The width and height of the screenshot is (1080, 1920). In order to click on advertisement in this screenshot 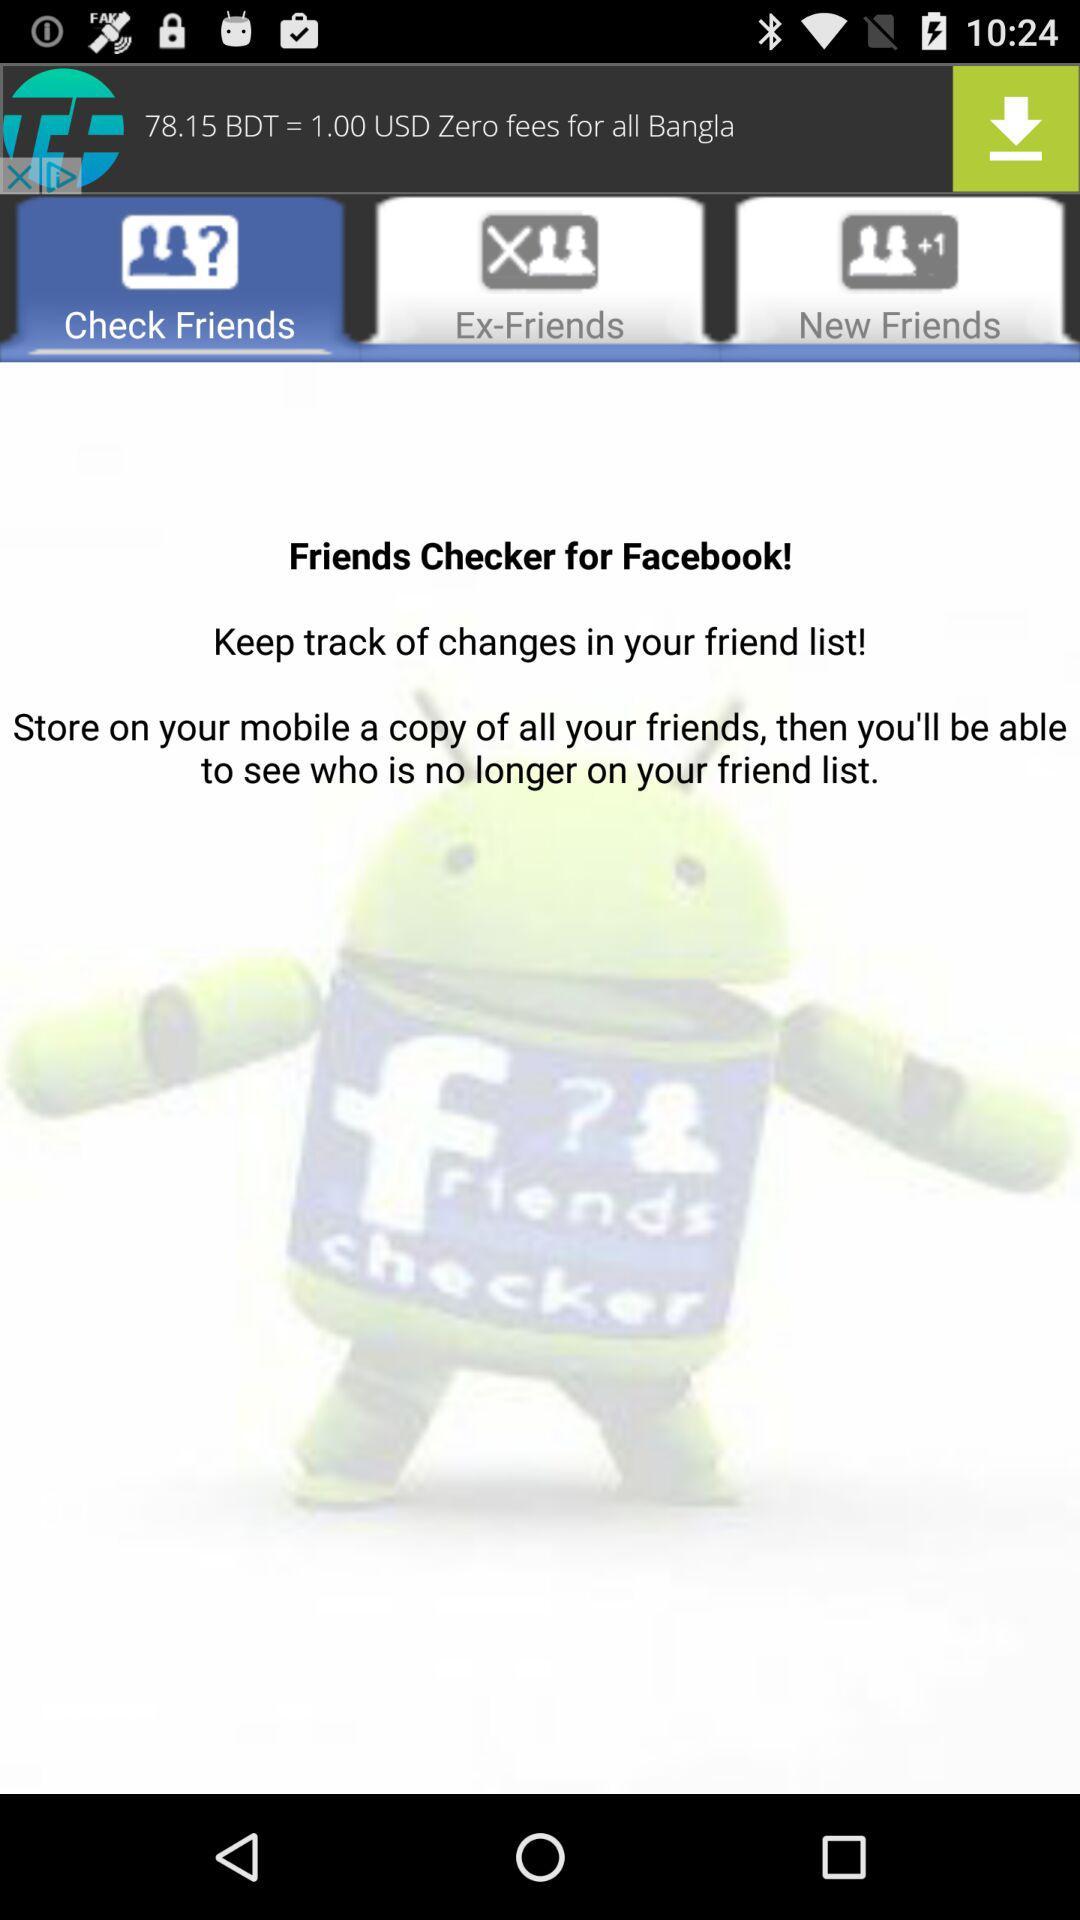, I will do `click(540, 127)`.